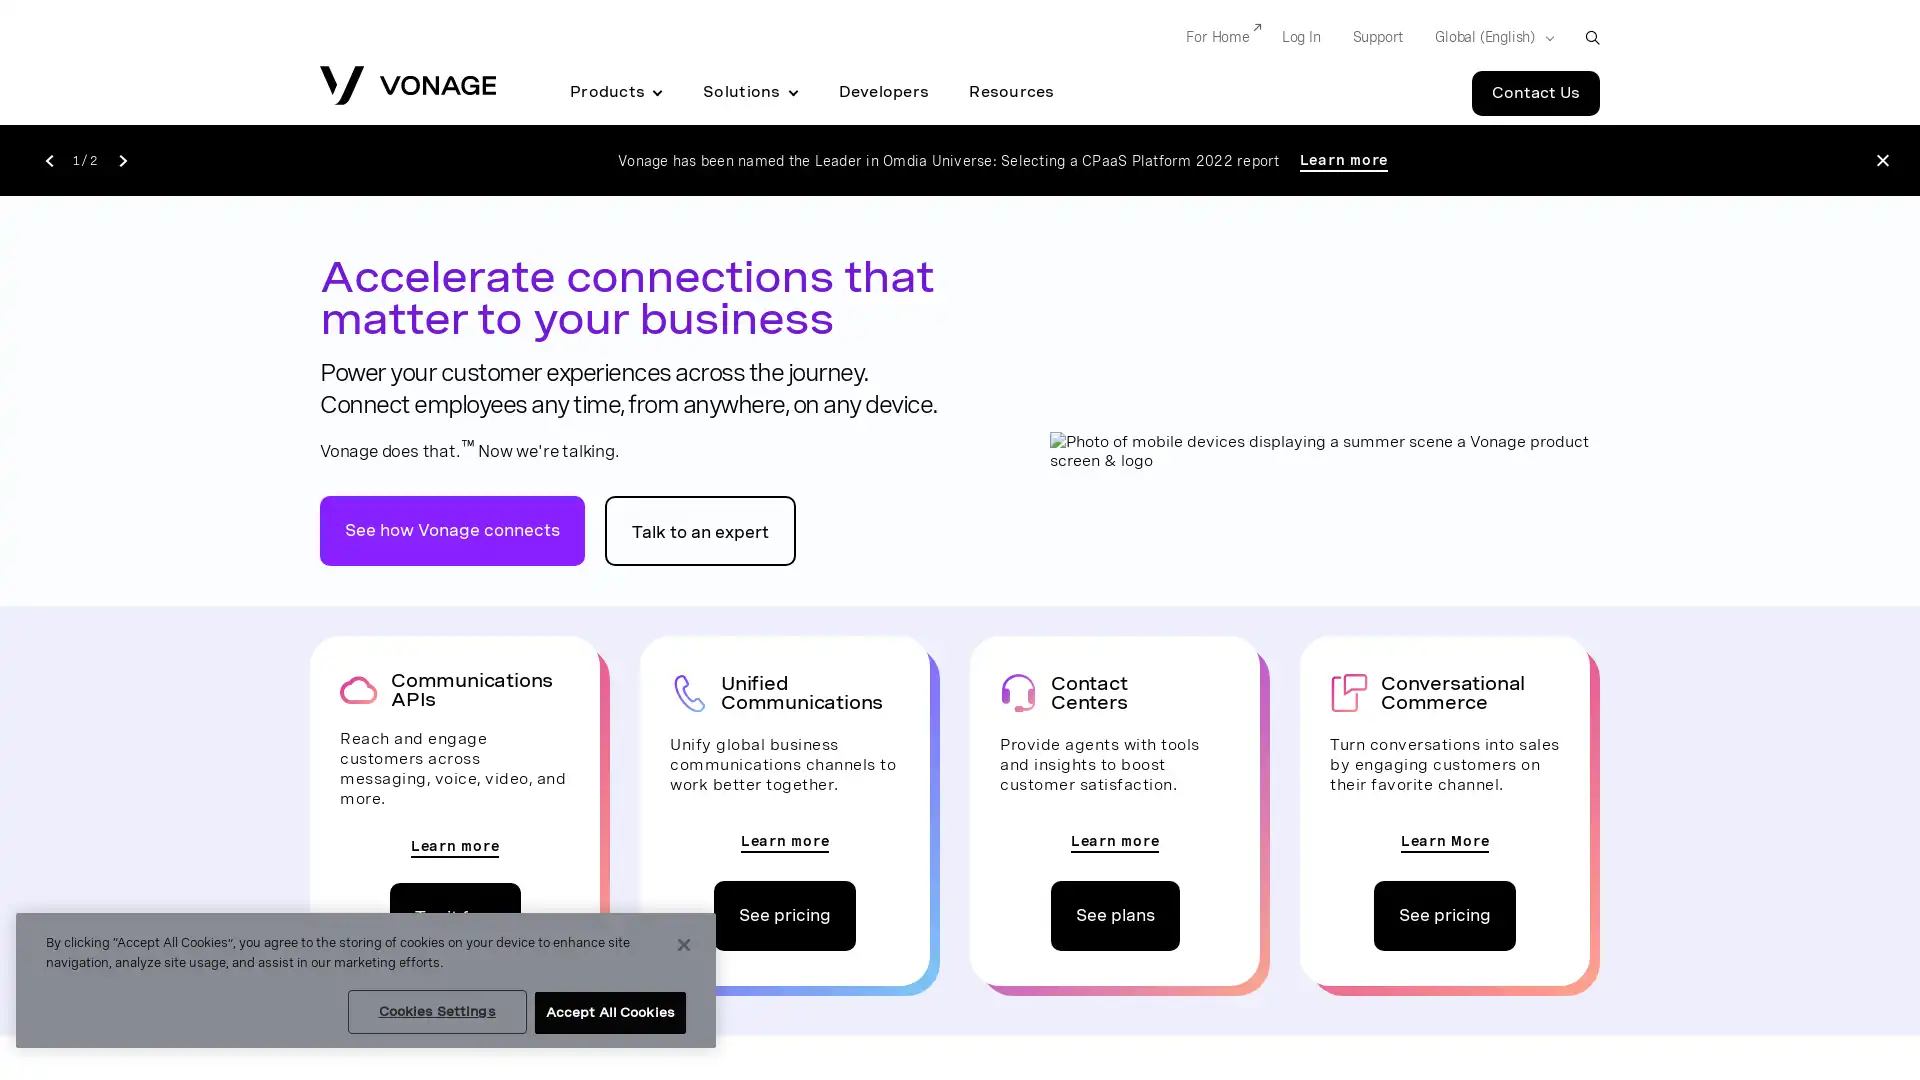  What do you see at coordinates (435, 1011) in the screenshot?
I see `Cookies Settings` at bounding box center [435, 1011].